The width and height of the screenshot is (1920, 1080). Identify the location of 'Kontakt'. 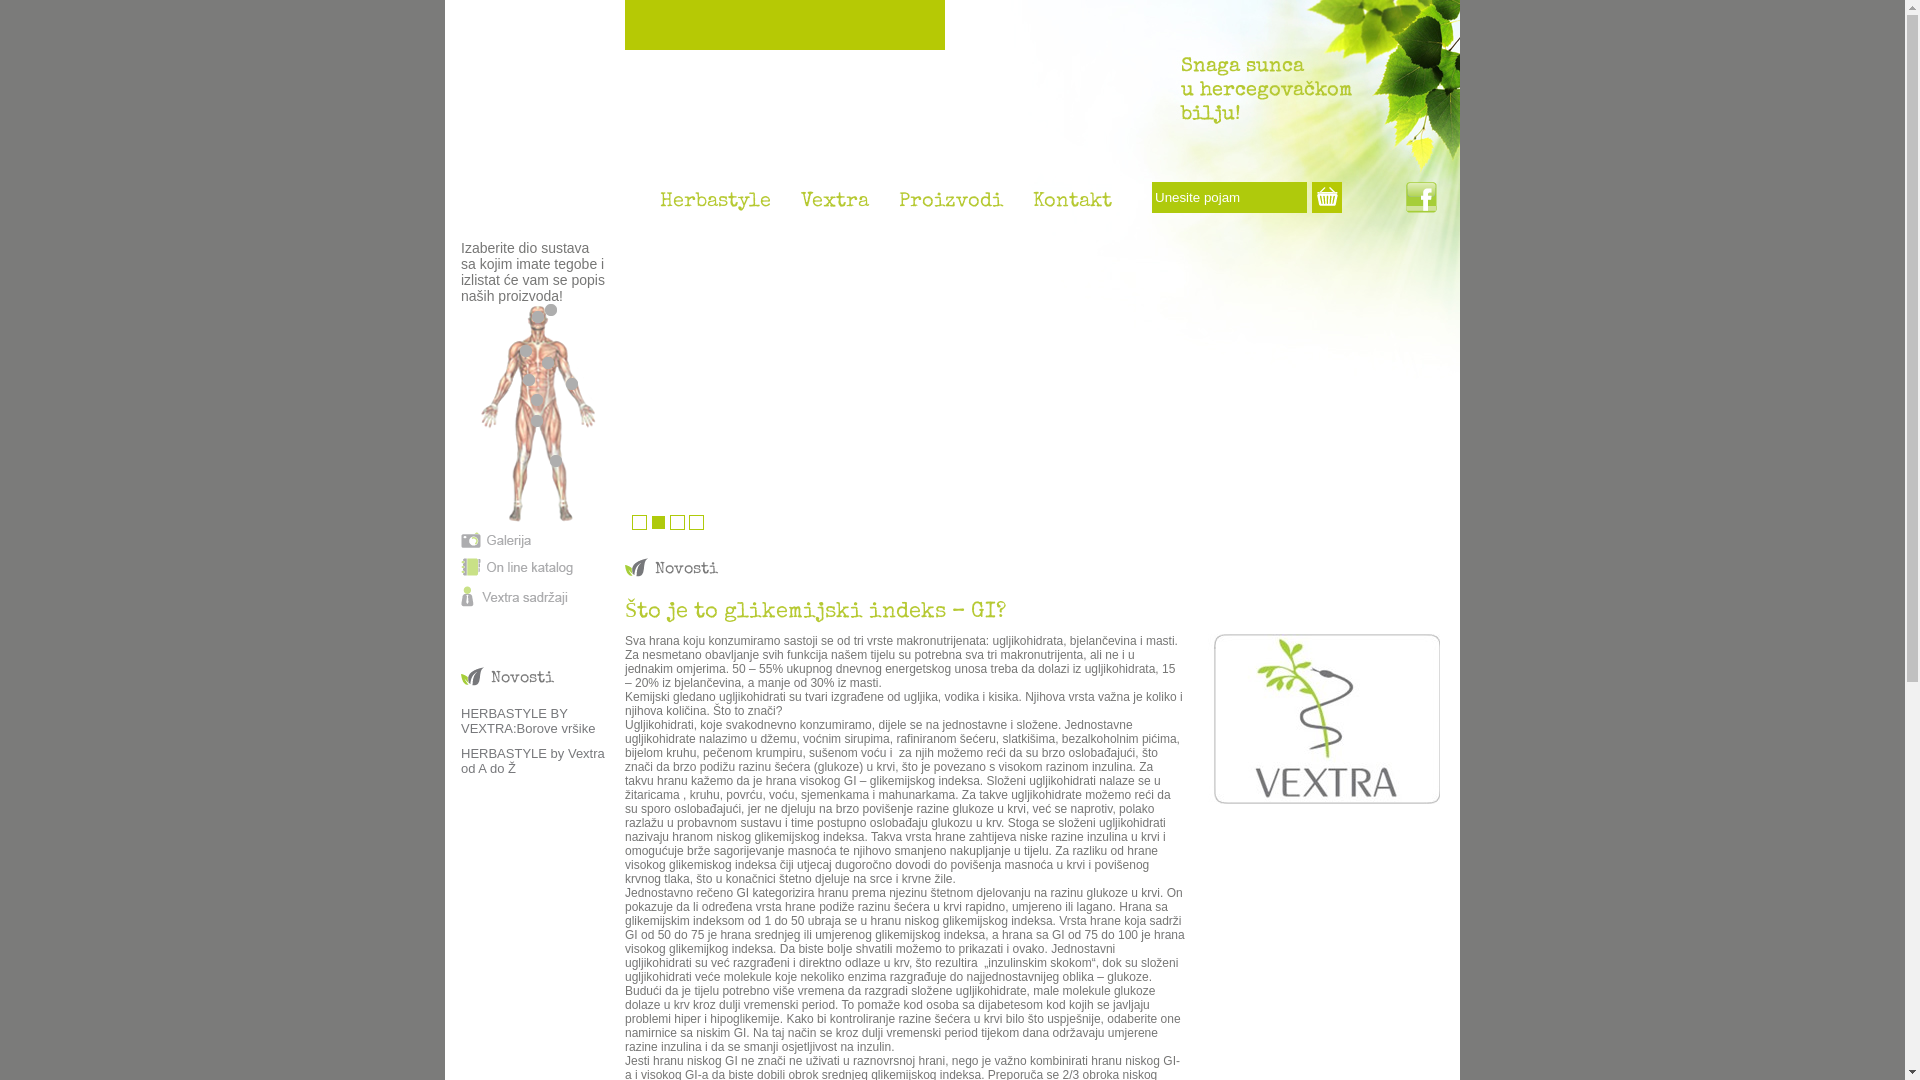
(1071, 207).